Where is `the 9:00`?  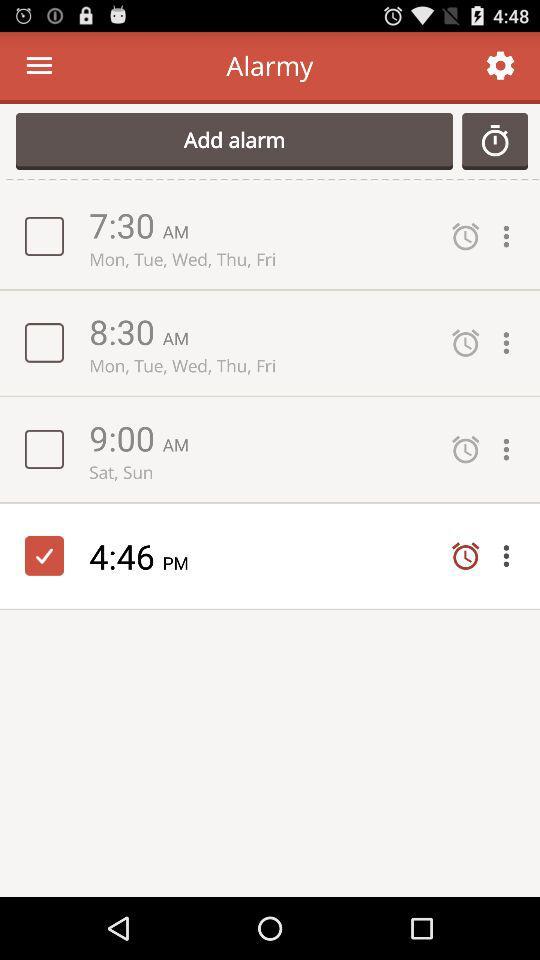 the 9:00 is located at coordinates (125, 437).